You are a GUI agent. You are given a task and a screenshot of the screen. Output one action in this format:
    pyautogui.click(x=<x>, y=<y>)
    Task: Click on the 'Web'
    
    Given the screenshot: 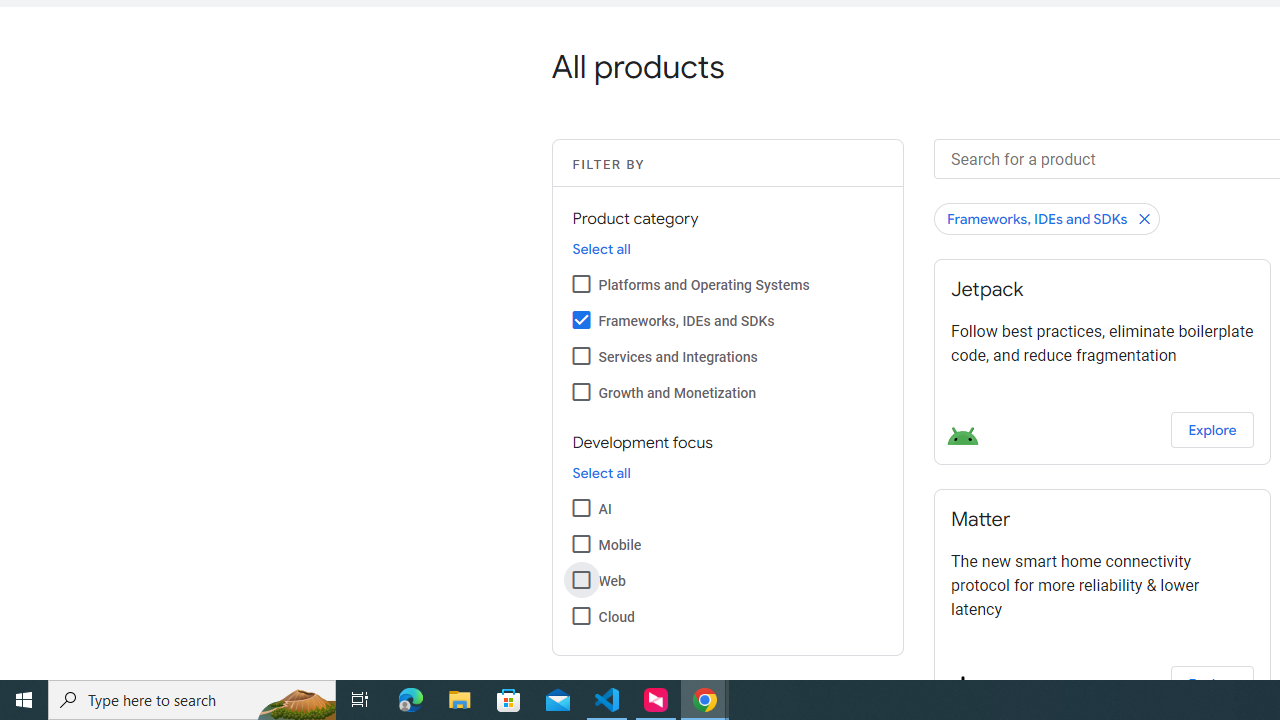 What is the action you would take?
    pyautogui.click(x=580, y=579)
    